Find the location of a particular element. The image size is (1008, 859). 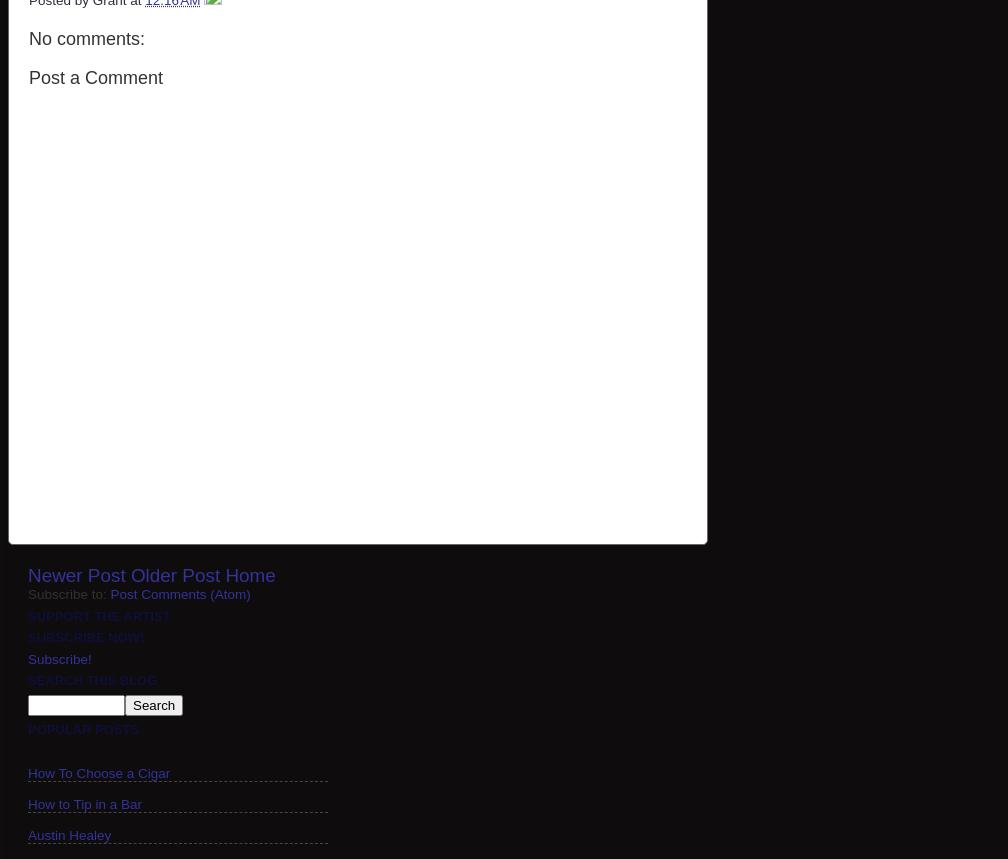

'Subscribe to:' is located at coordinates (28, 594).